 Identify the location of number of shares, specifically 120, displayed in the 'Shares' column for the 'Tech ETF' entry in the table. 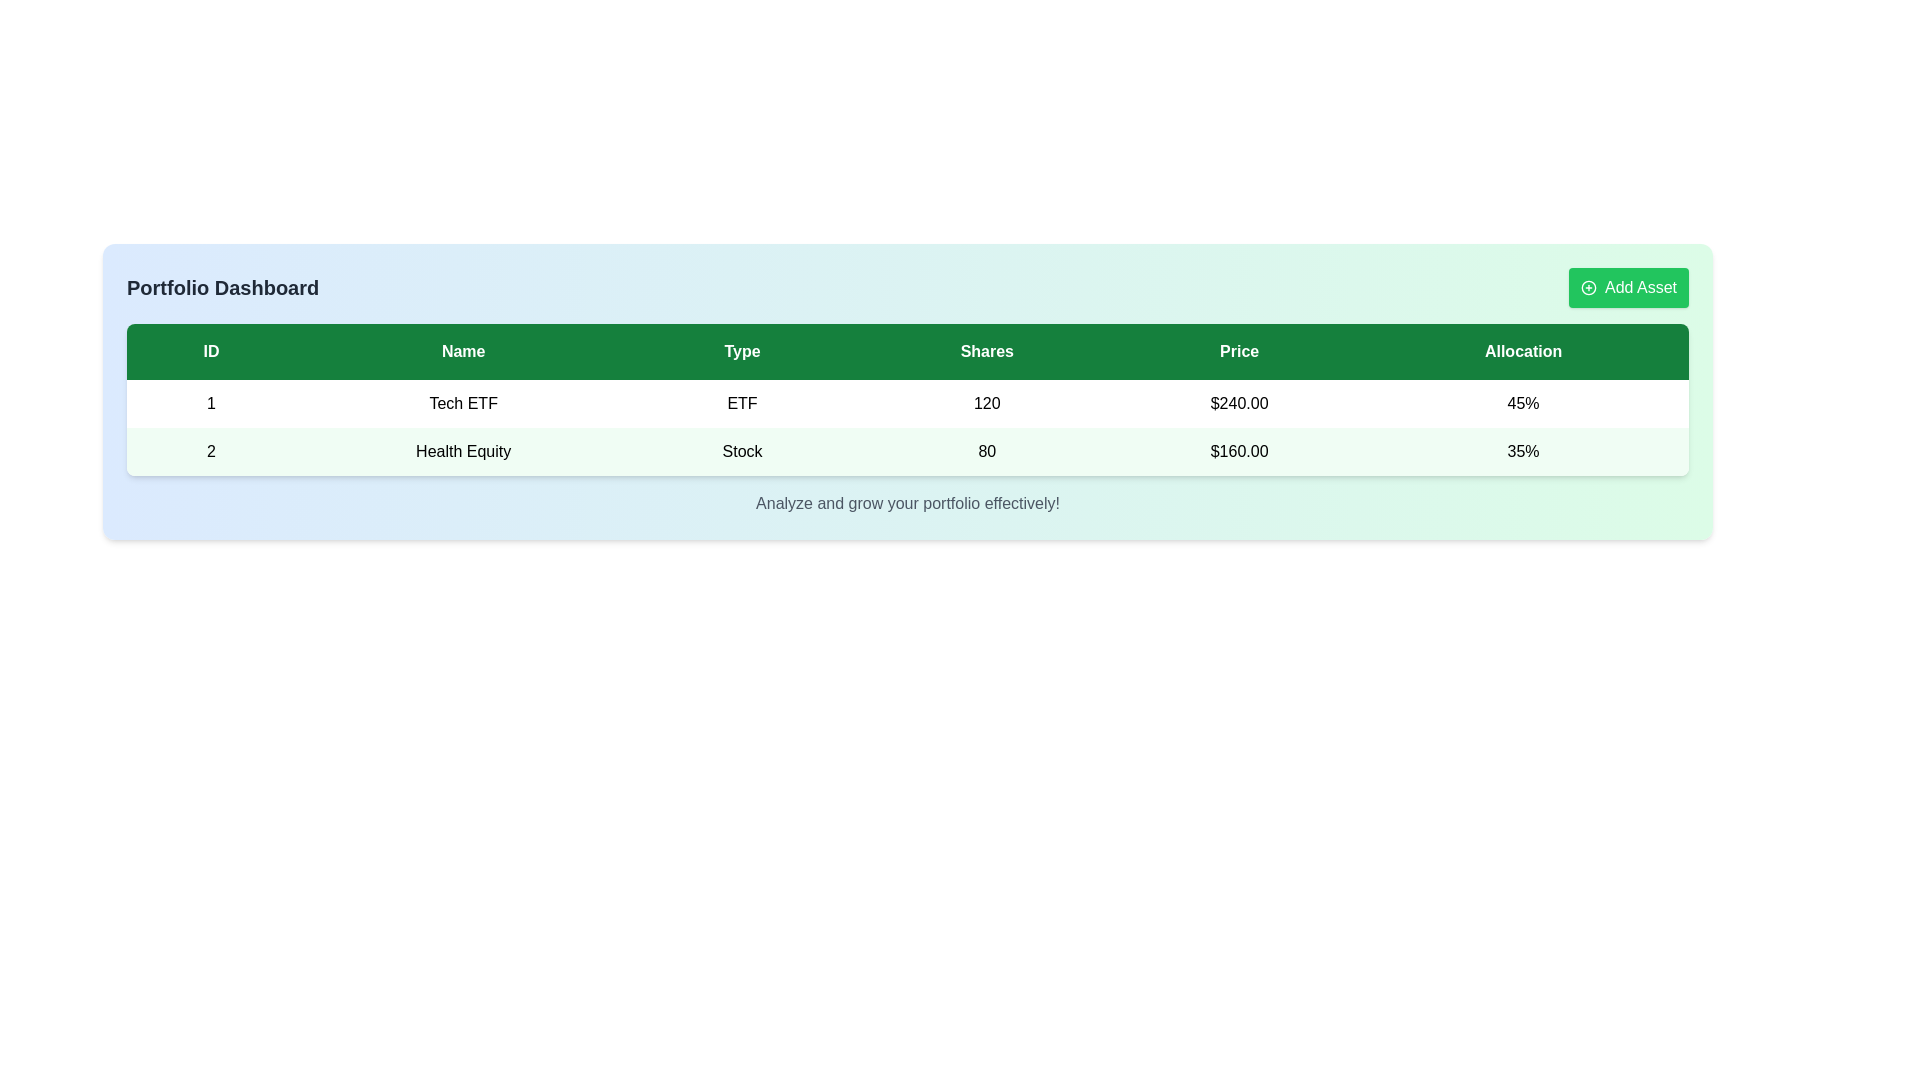
(987, 404).